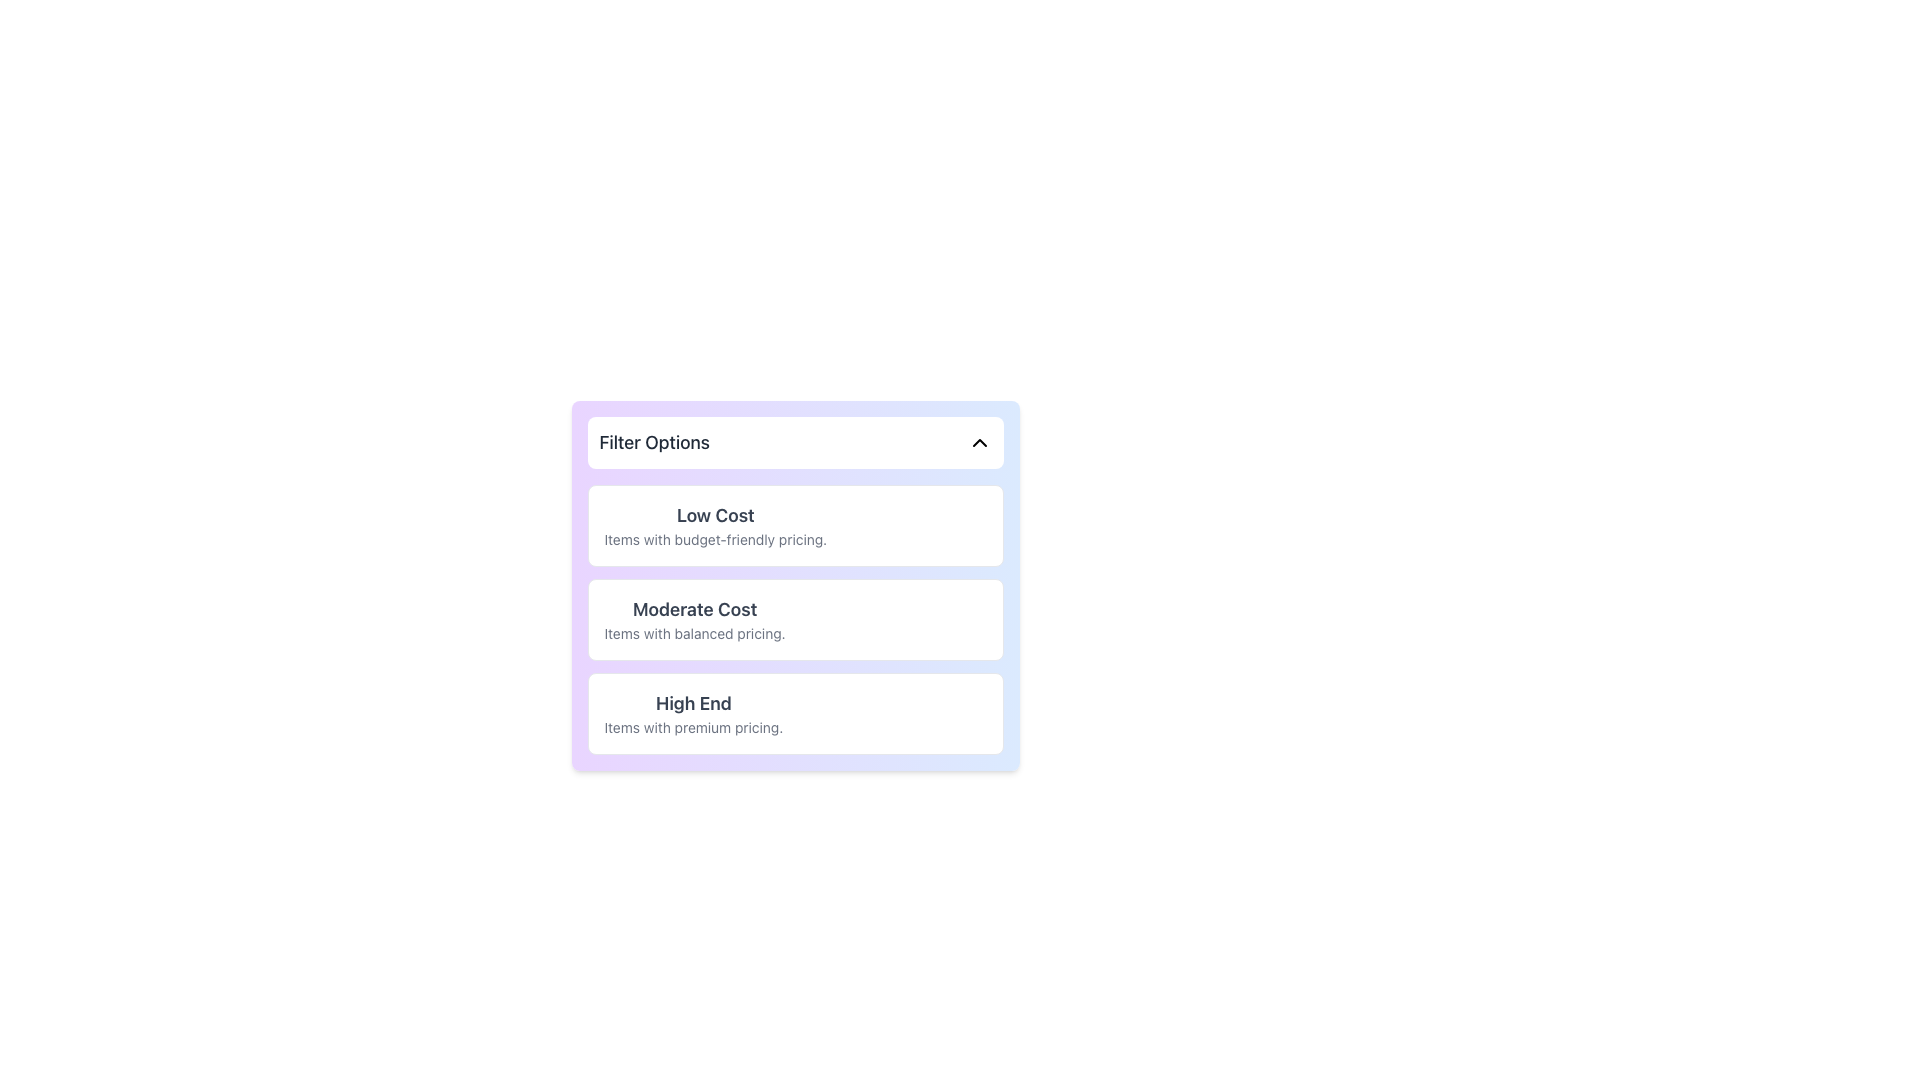 The image size is (1920, 1080). I want to click on the 'Moderate Cost' filter option in the Filter Options menu, so click(695, 619).